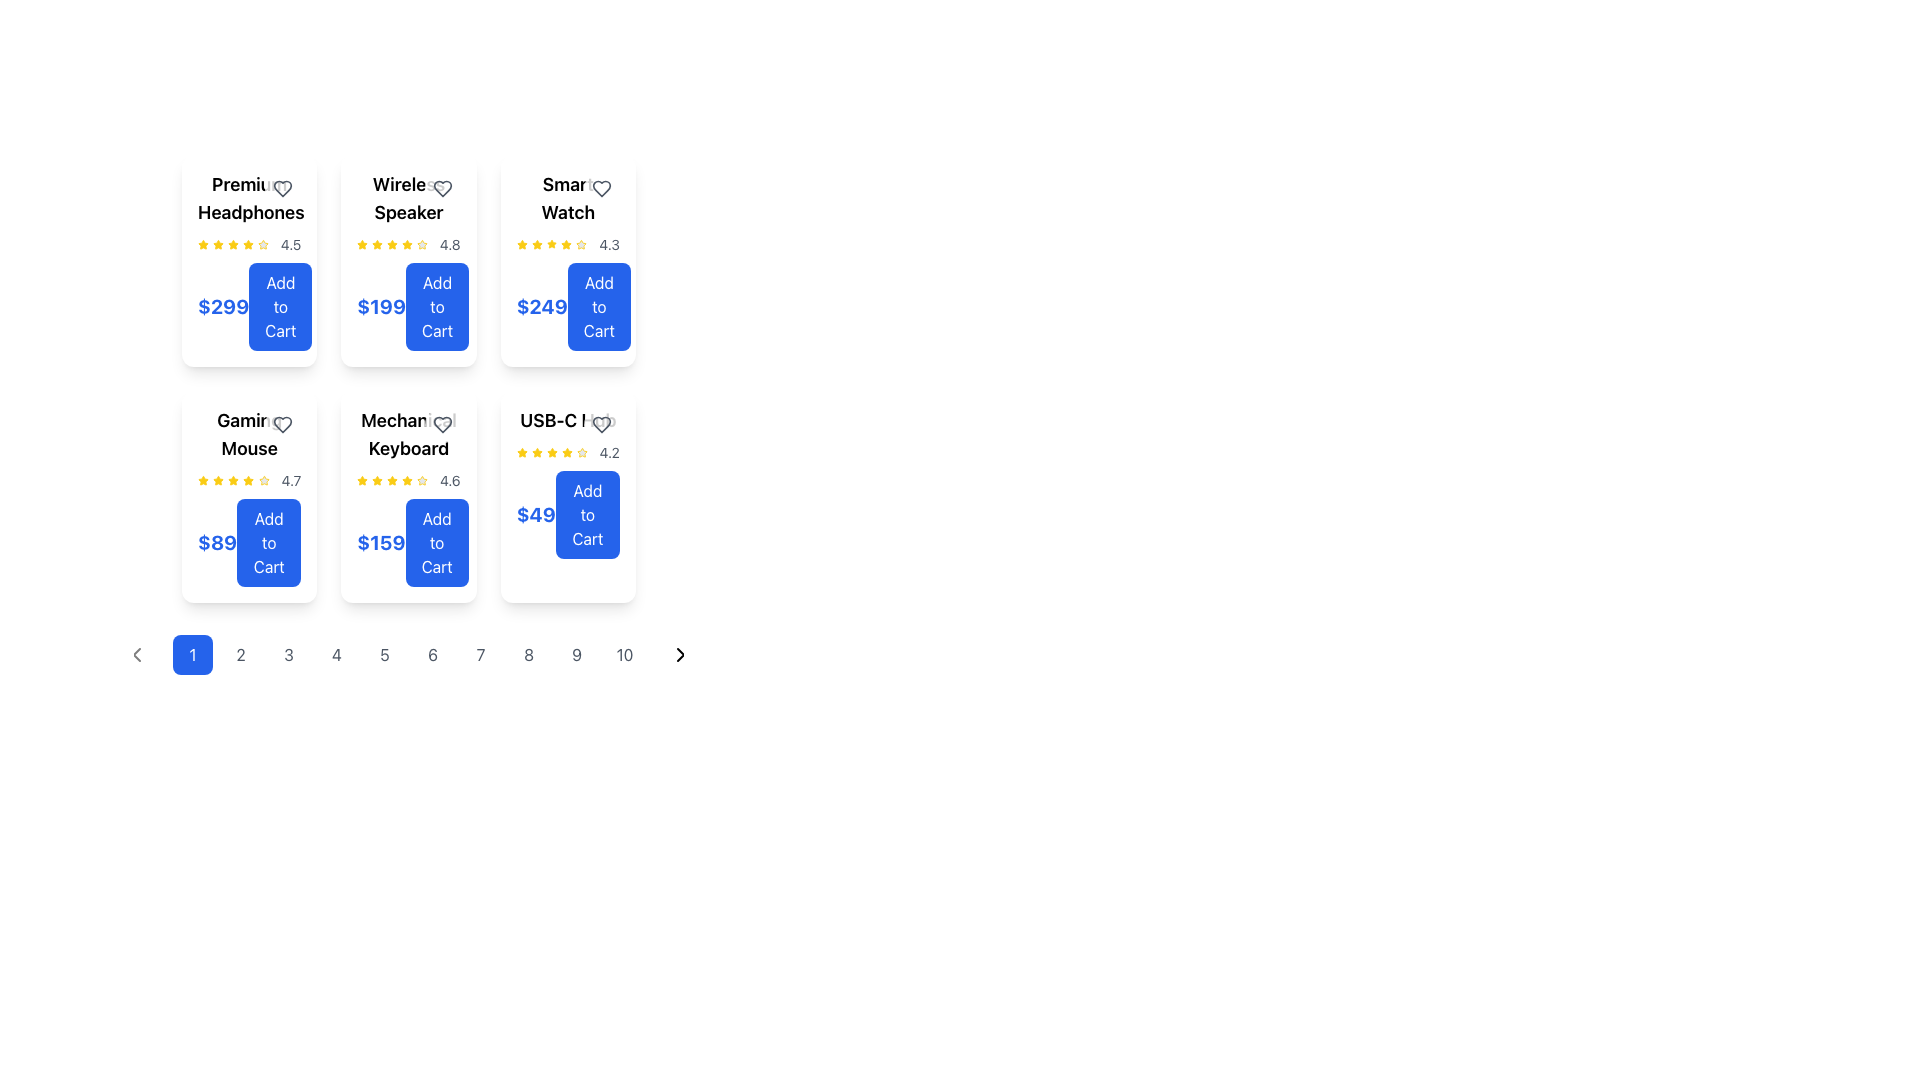 The height and width of the screenshot is (1080, 1920). Describe the element at coordinates (218, 481) in the screenshot. I see `the third star icon in the rating system of the 'Gamir Mouse' product card to indicate the rating level` at that location.